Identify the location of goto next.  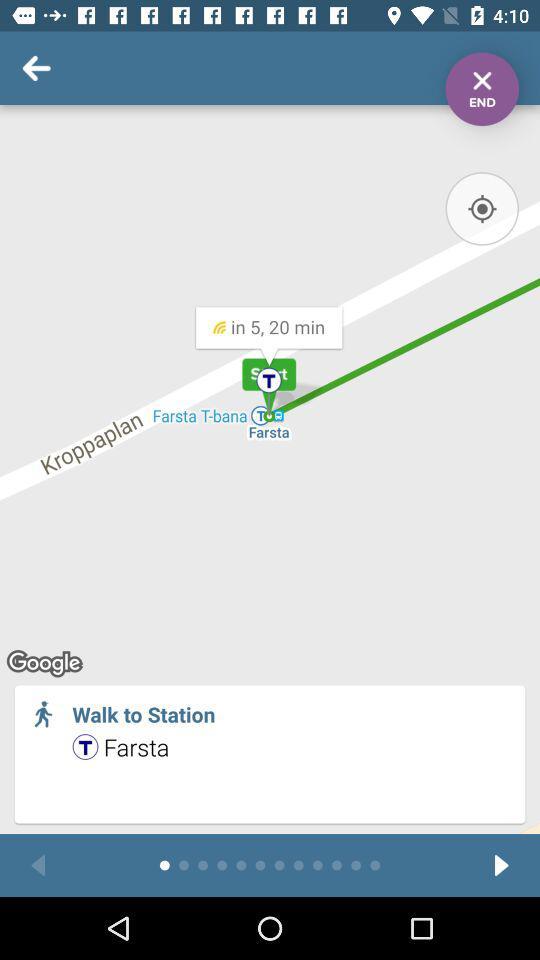
(500, 864).